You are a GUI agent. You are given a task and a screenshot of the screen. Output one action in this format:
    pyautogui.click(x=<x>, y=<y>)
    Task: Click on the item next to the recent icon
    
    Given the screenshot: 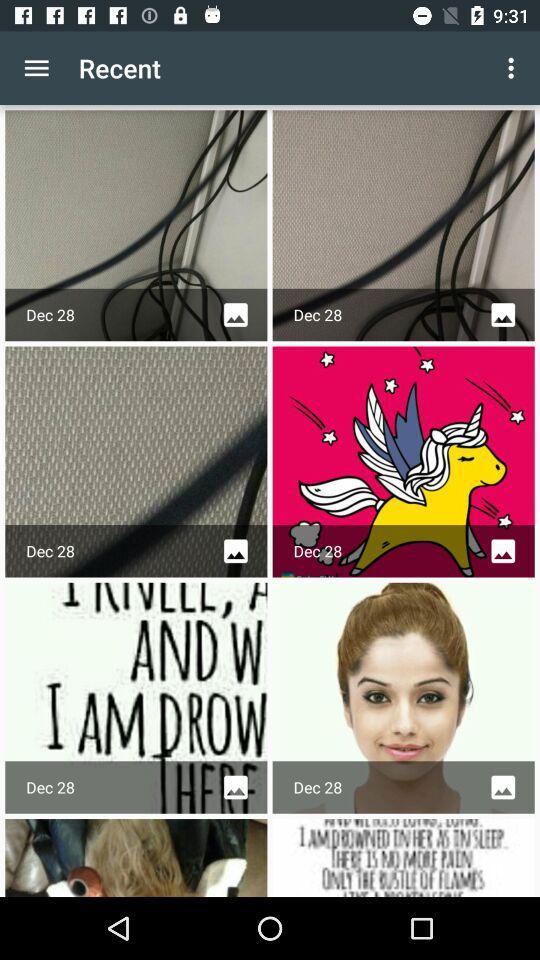 What is the action you would take?
    pyautogui.click(x=513, y=68)
    